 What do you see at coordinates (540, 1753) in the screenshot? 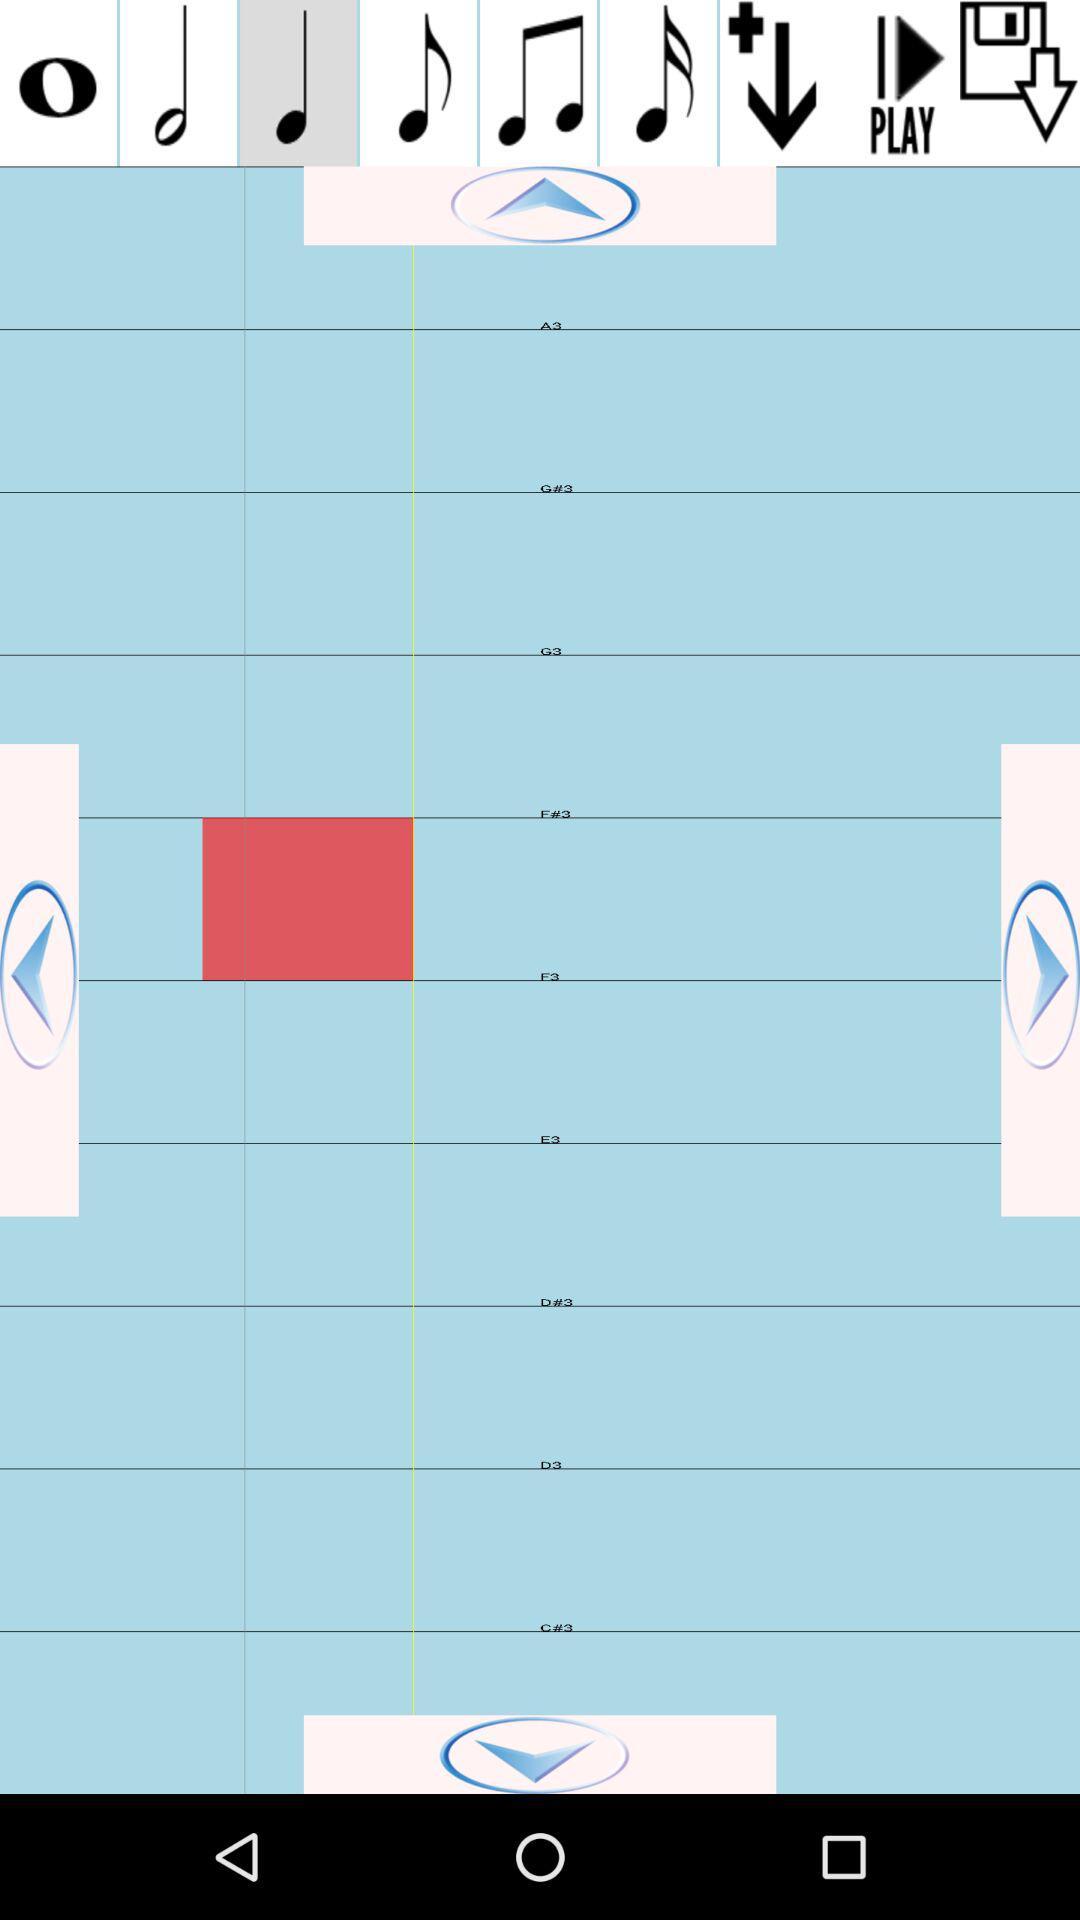
I see `go down page` at bounding box center [540, 1753].